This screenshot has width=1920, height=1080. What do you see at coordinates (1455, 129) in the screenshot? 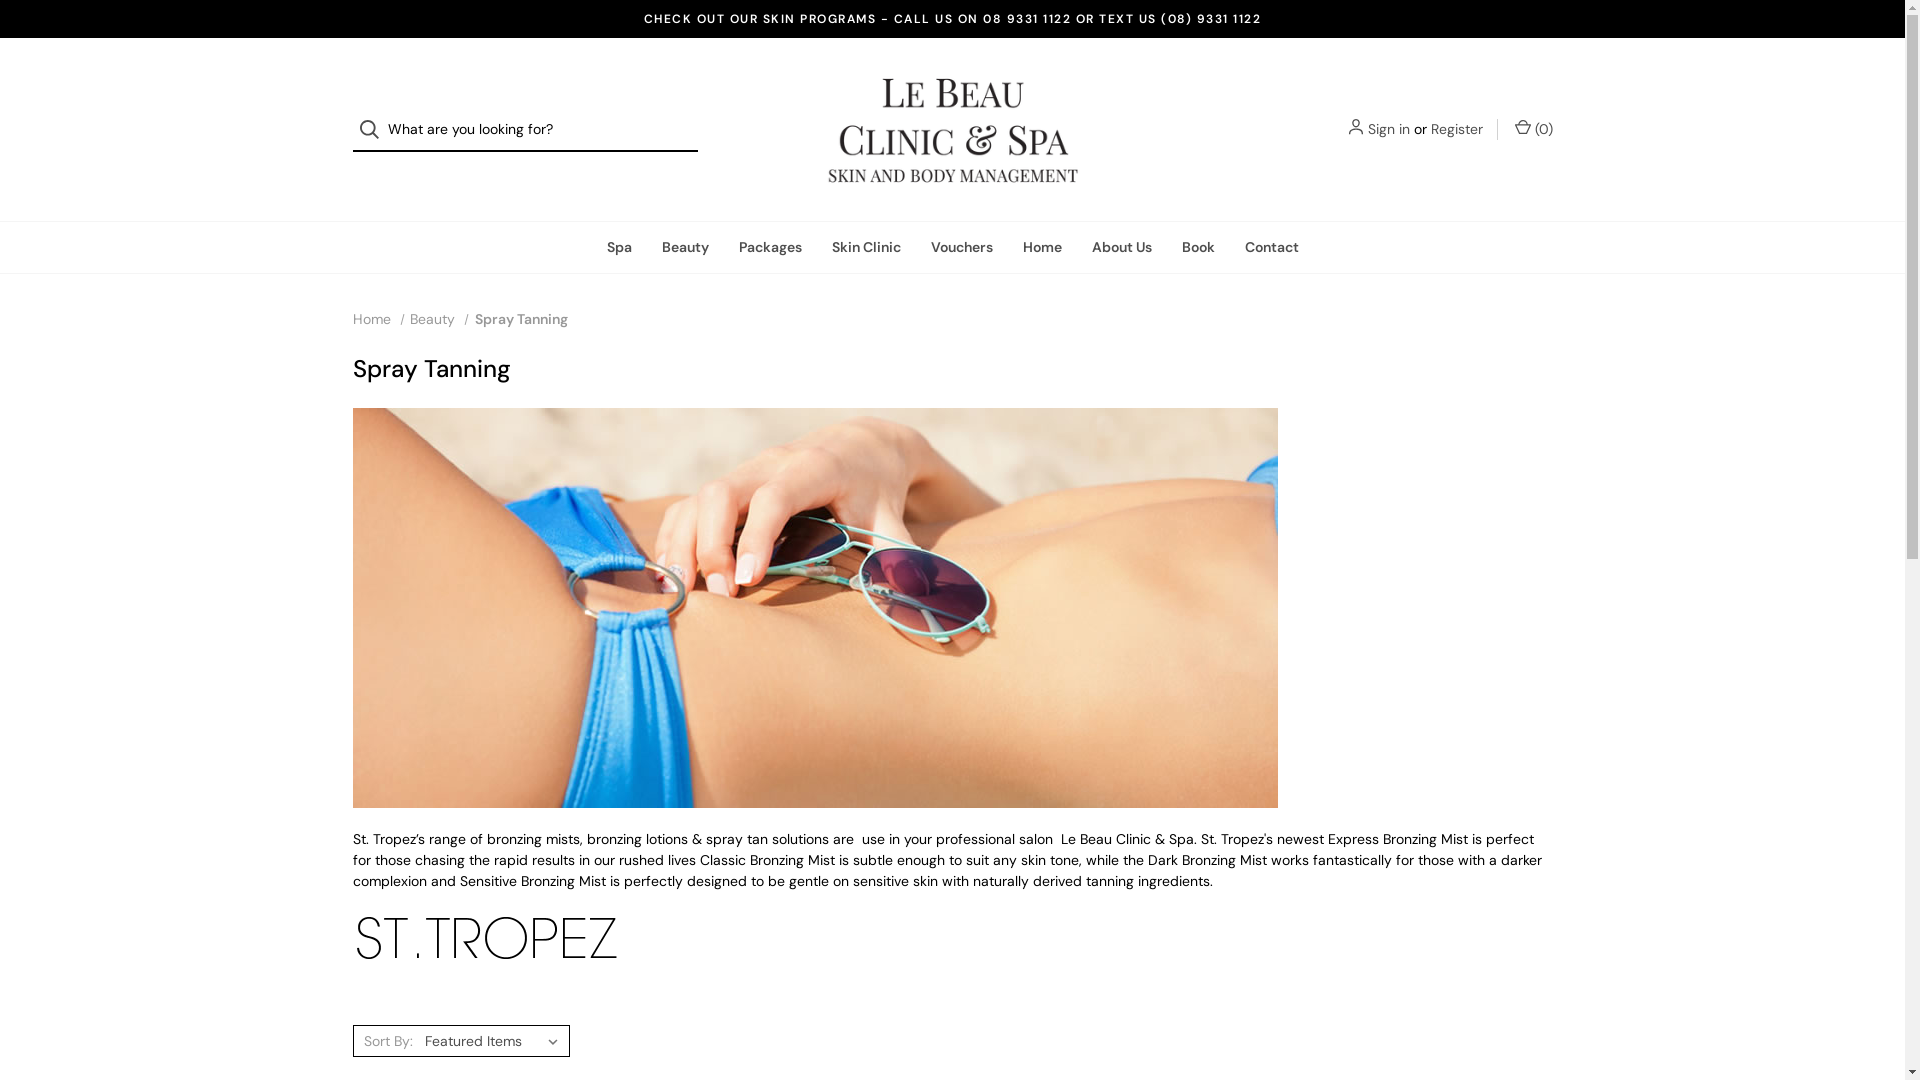
I see `'Register'` at bounding box center [1455, 129].